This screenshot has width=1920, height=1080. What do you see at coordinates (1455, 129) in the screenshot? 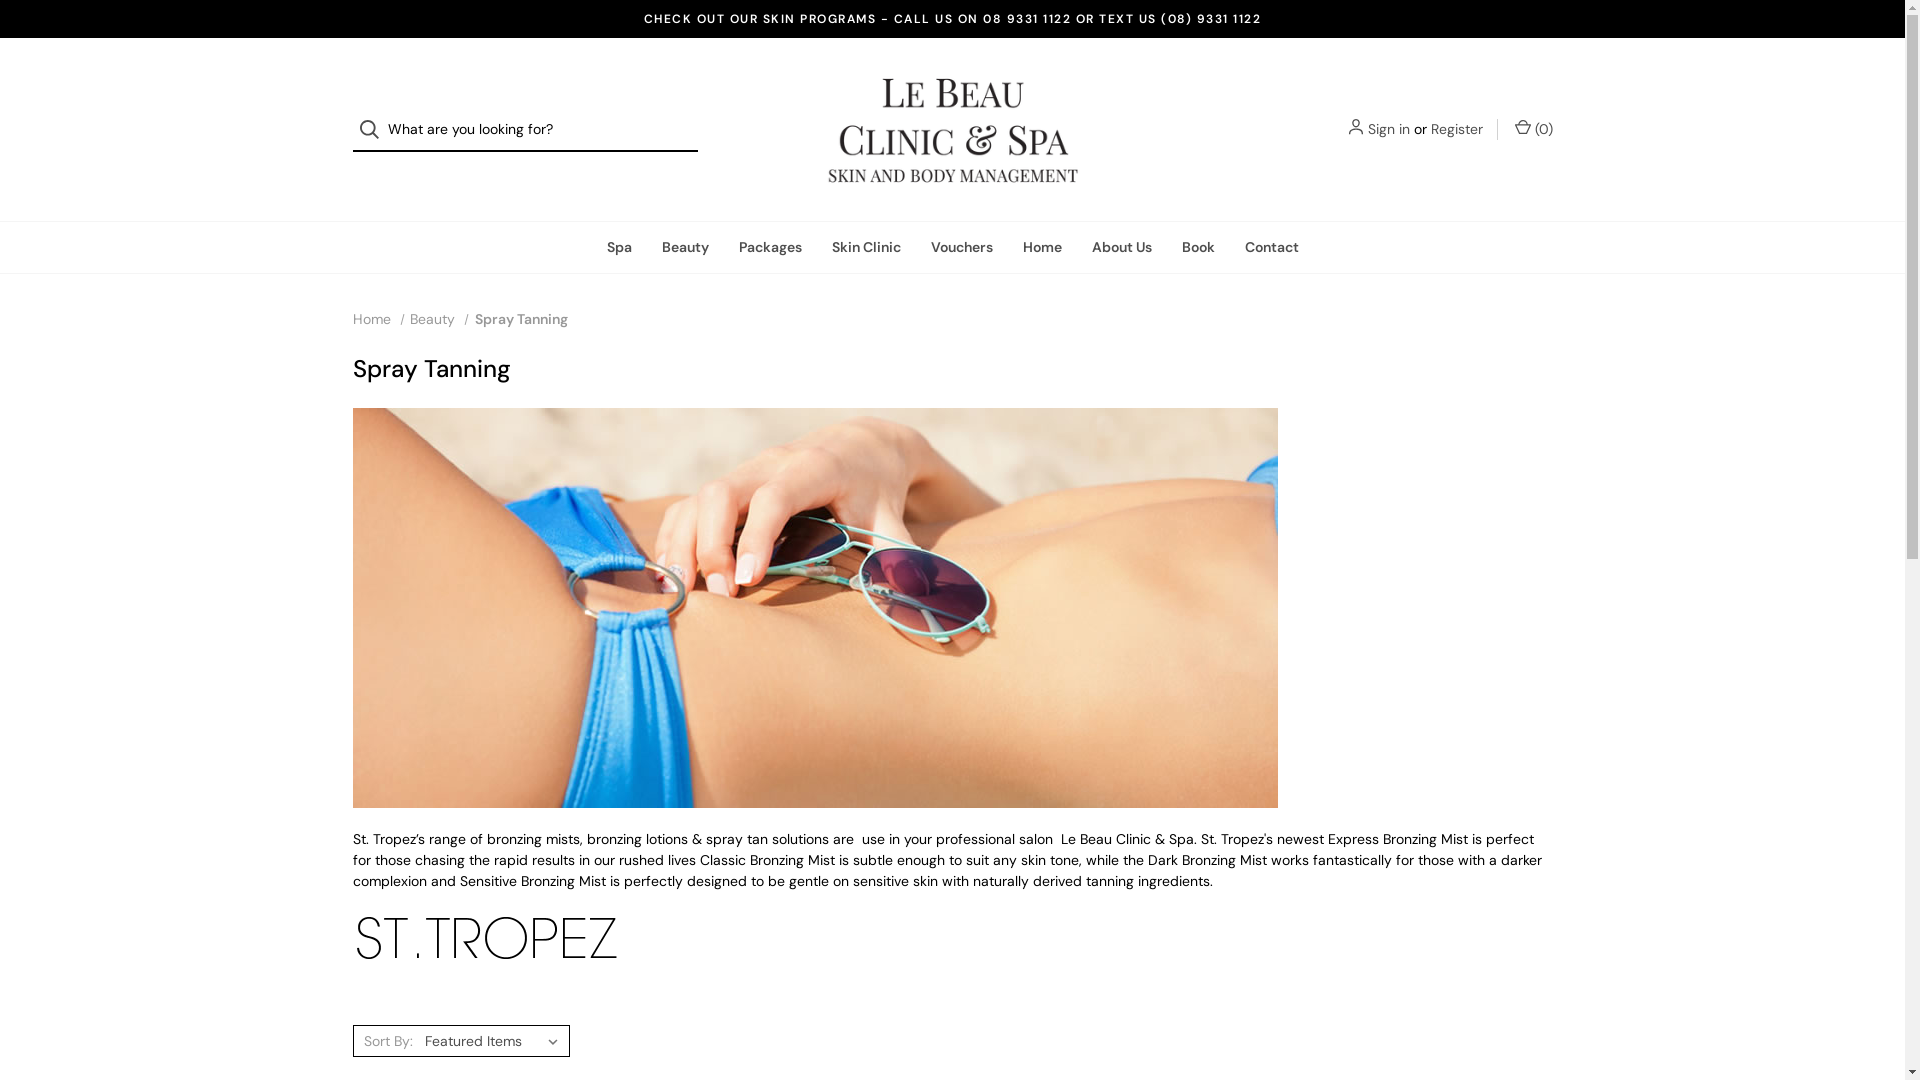
I see `'Register'` at bounding box center [1455, 129].